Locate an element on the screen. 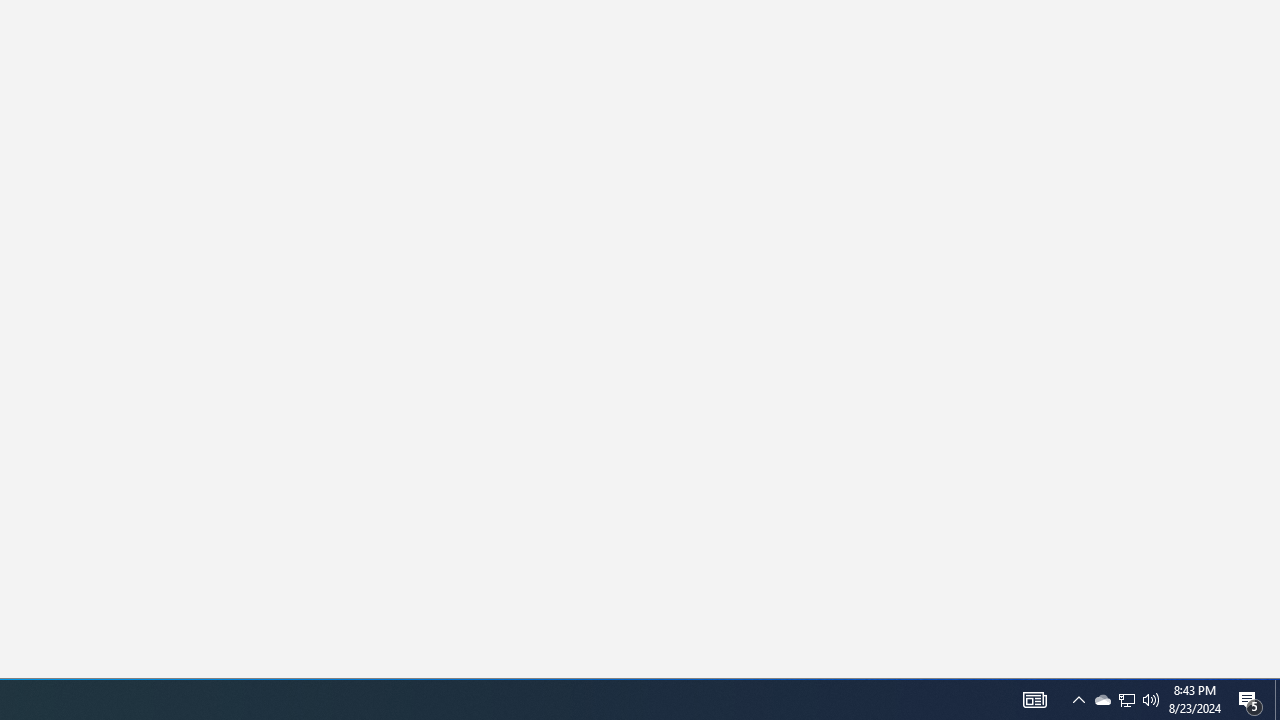 This screenshot has width=1280, height=720. 'Show desktop' is located at coordinates (1250, 698).